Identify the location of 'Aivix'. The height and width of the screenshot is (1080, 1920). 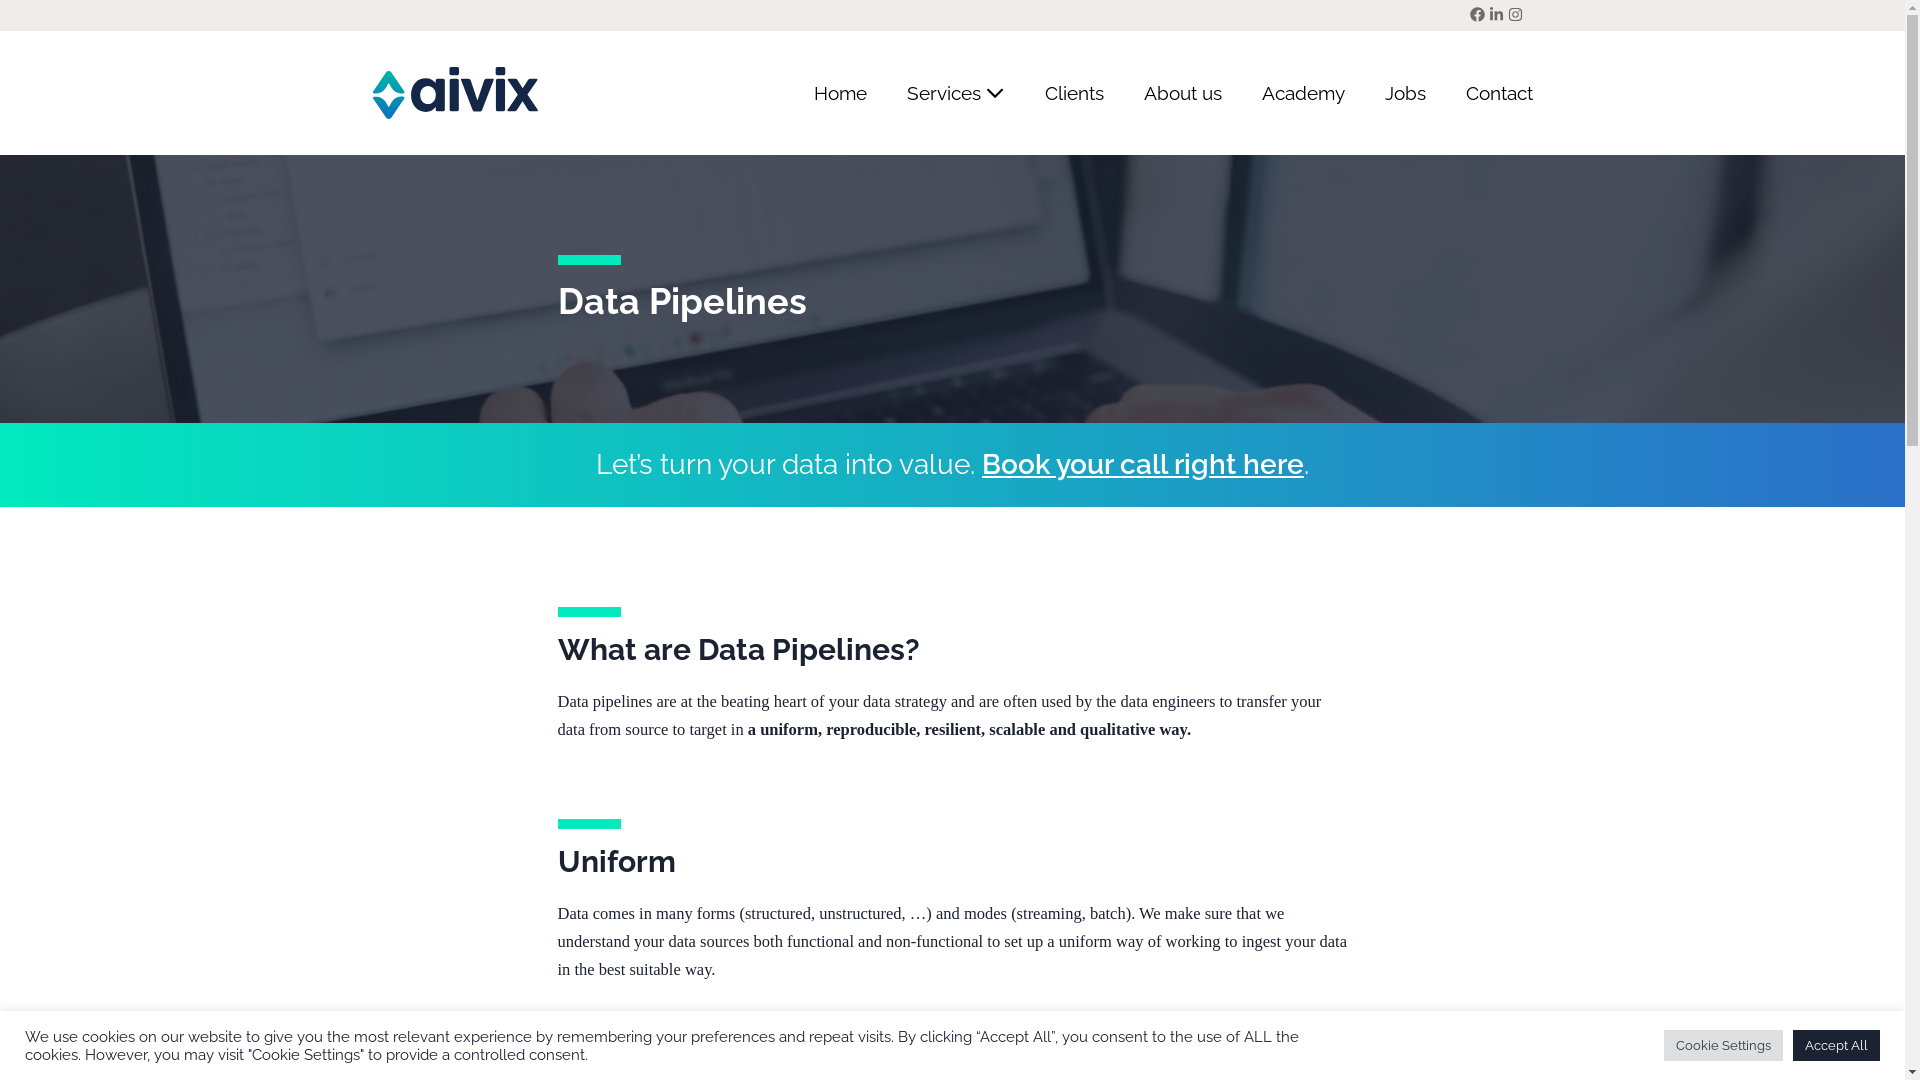
(453, 92).